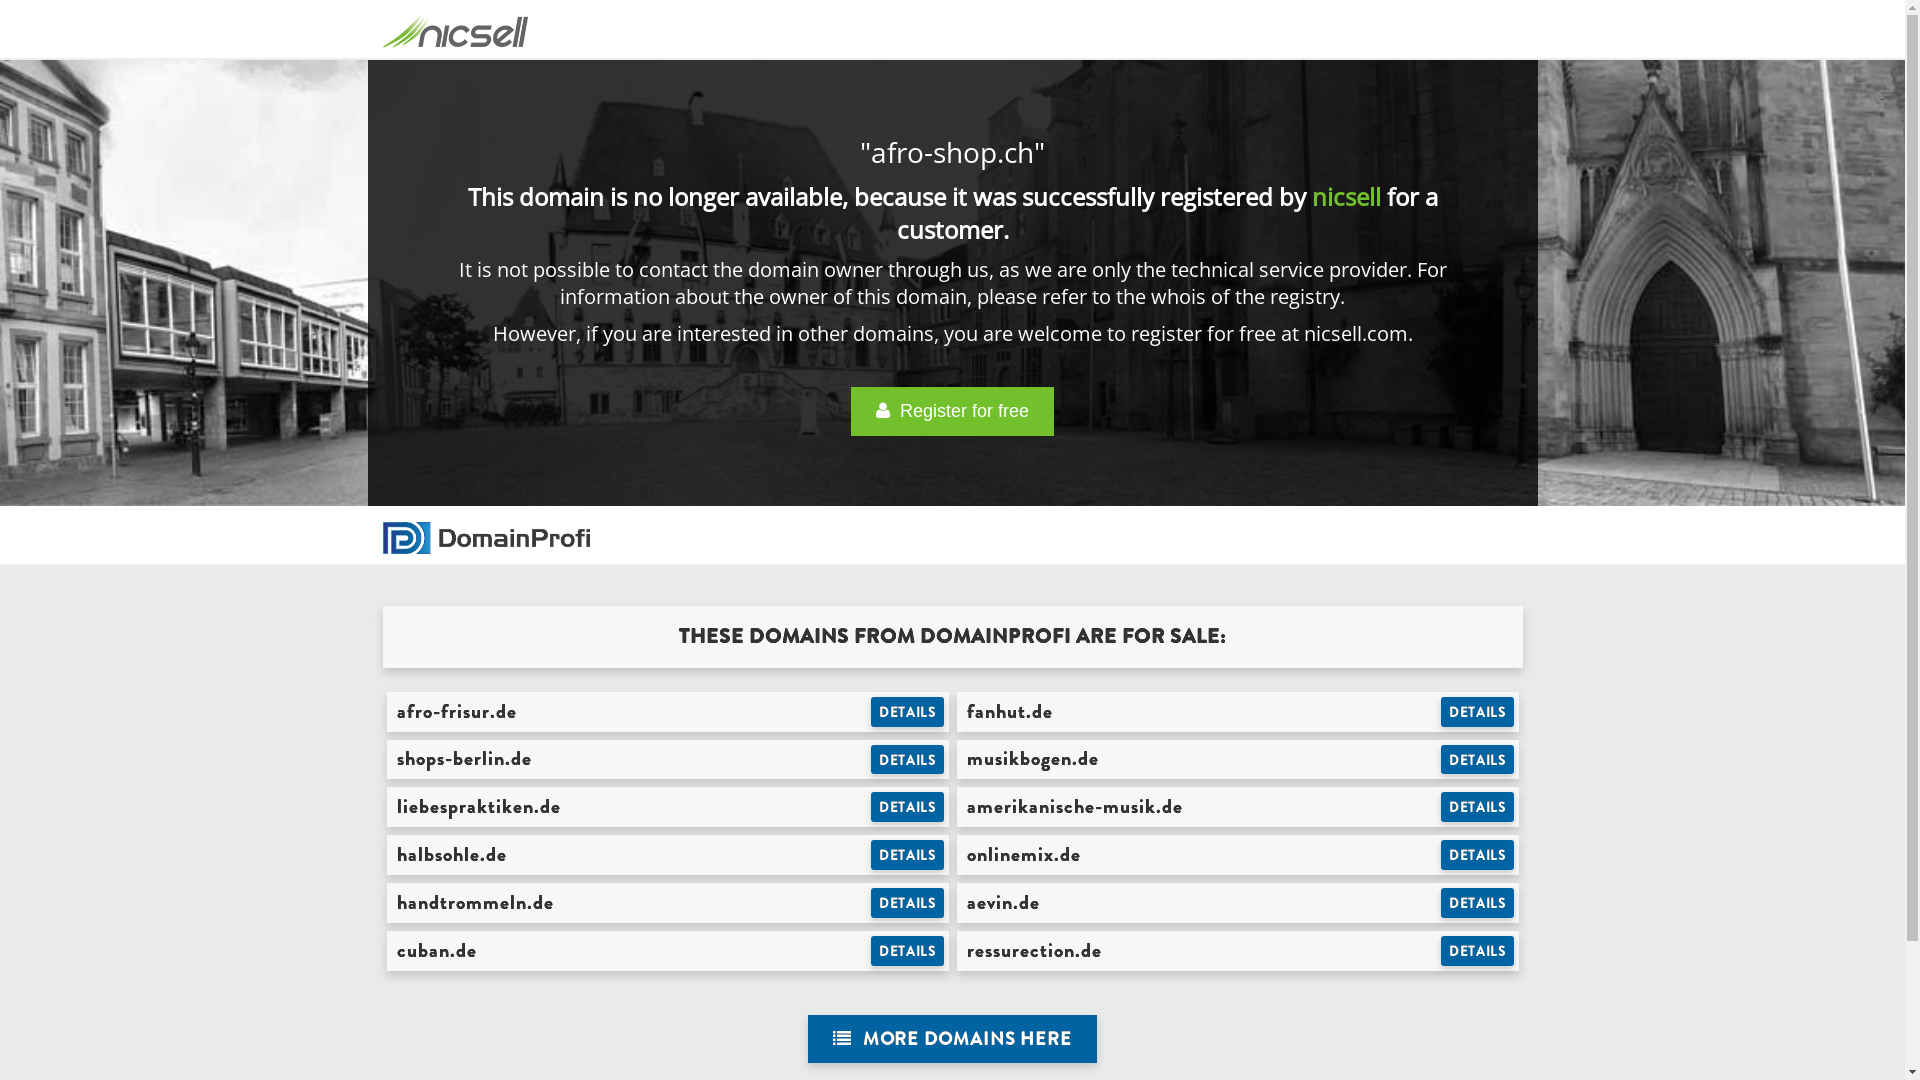  Describe the element at coordinates (906, 902) in the screenshot. I see `'DETAILS'` at that location.